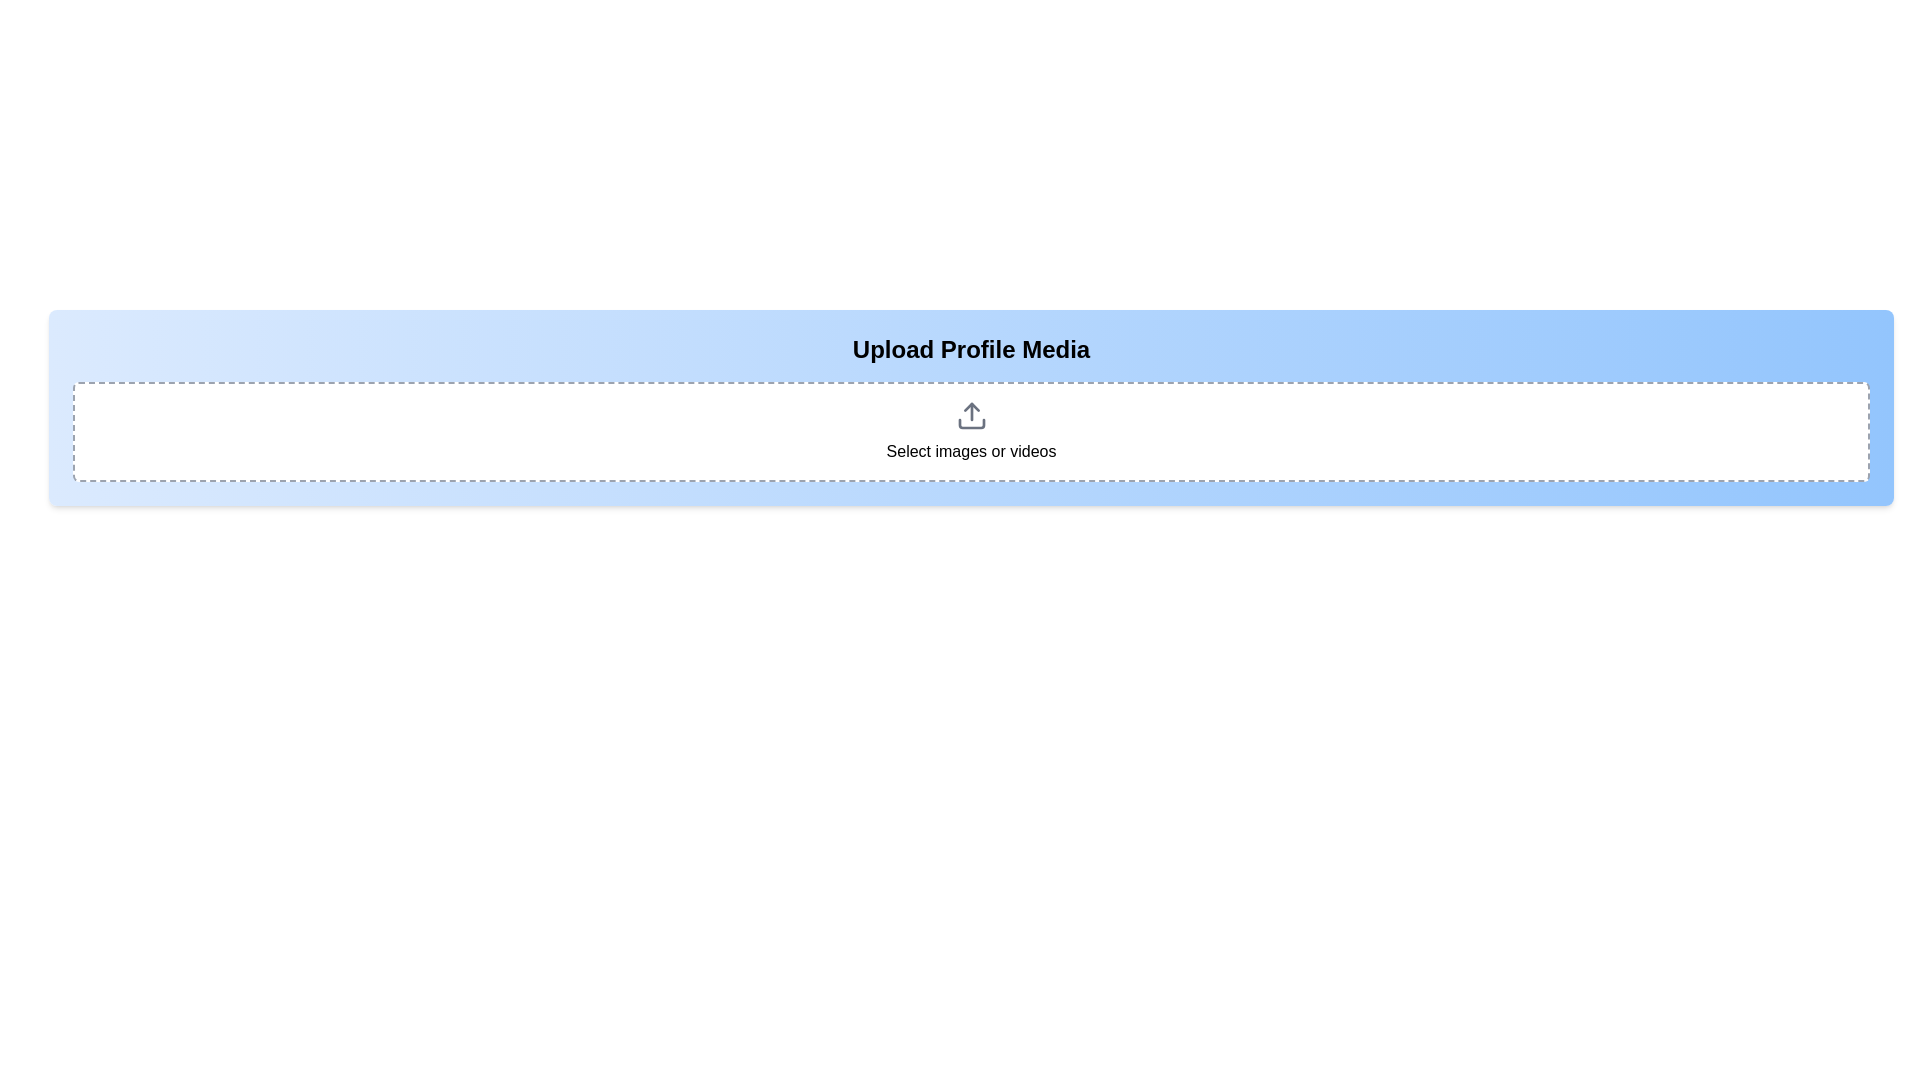  Describe the element at coordinates (971, 415) in the screenshot. I see `the upload icon, which serves as a visual indicator for the upload function, located above the text 'Select images or videos' in the dashed-bordered area` at that location.